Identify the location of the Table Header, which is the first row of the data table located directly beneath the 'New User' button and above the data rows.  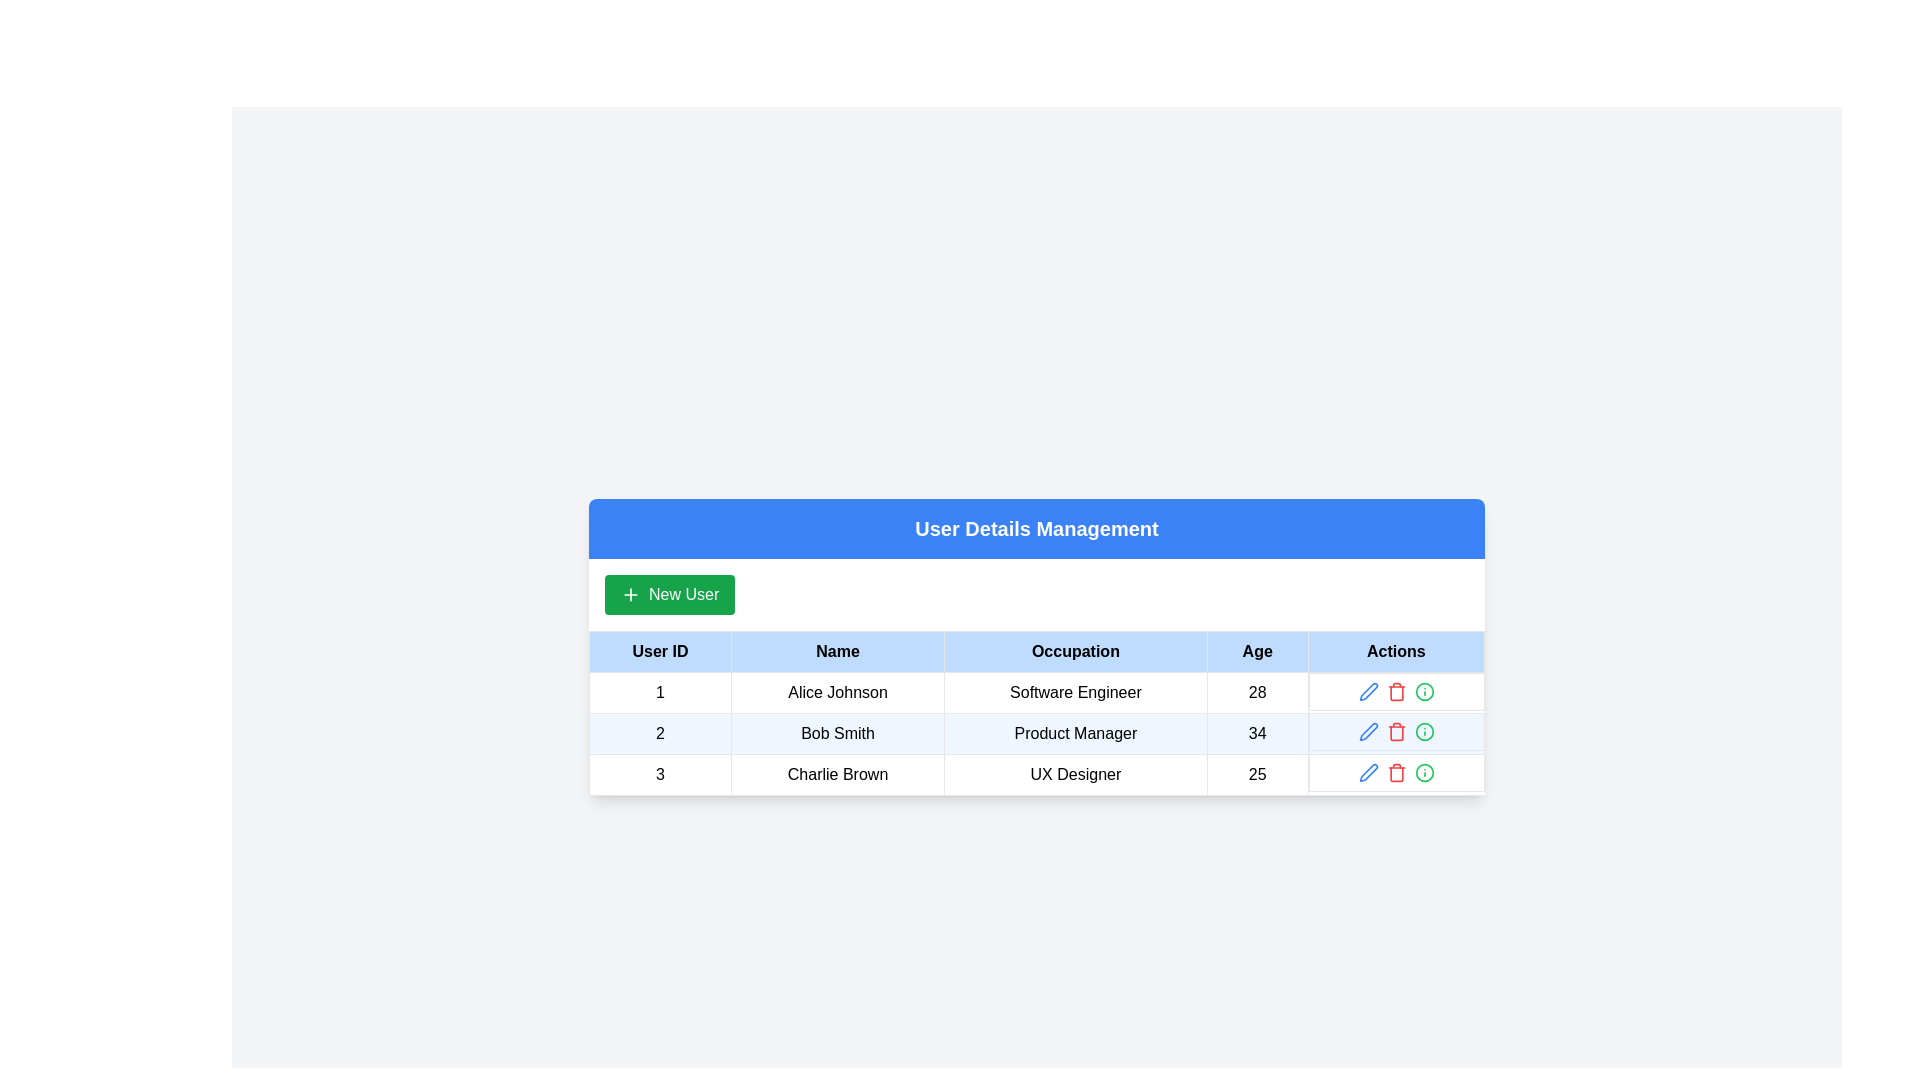
(1036, 651).